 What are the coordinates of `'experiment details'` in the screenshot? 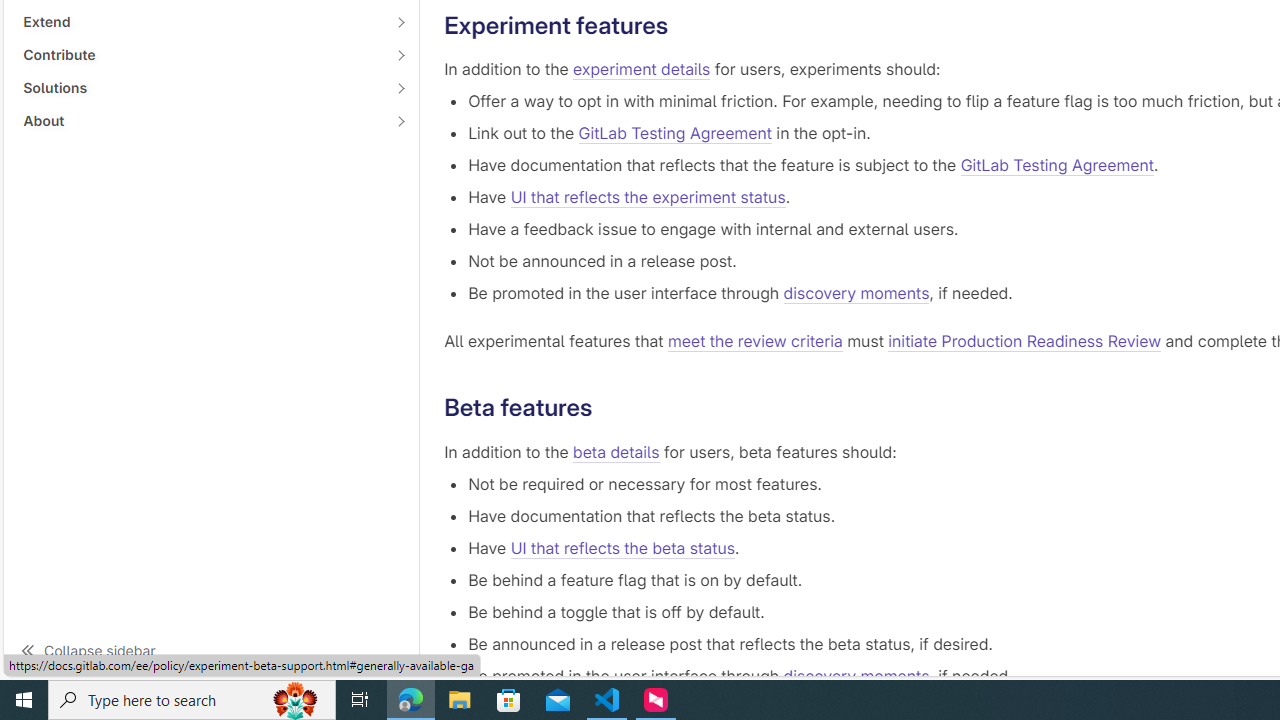 It's located at (641, 68).